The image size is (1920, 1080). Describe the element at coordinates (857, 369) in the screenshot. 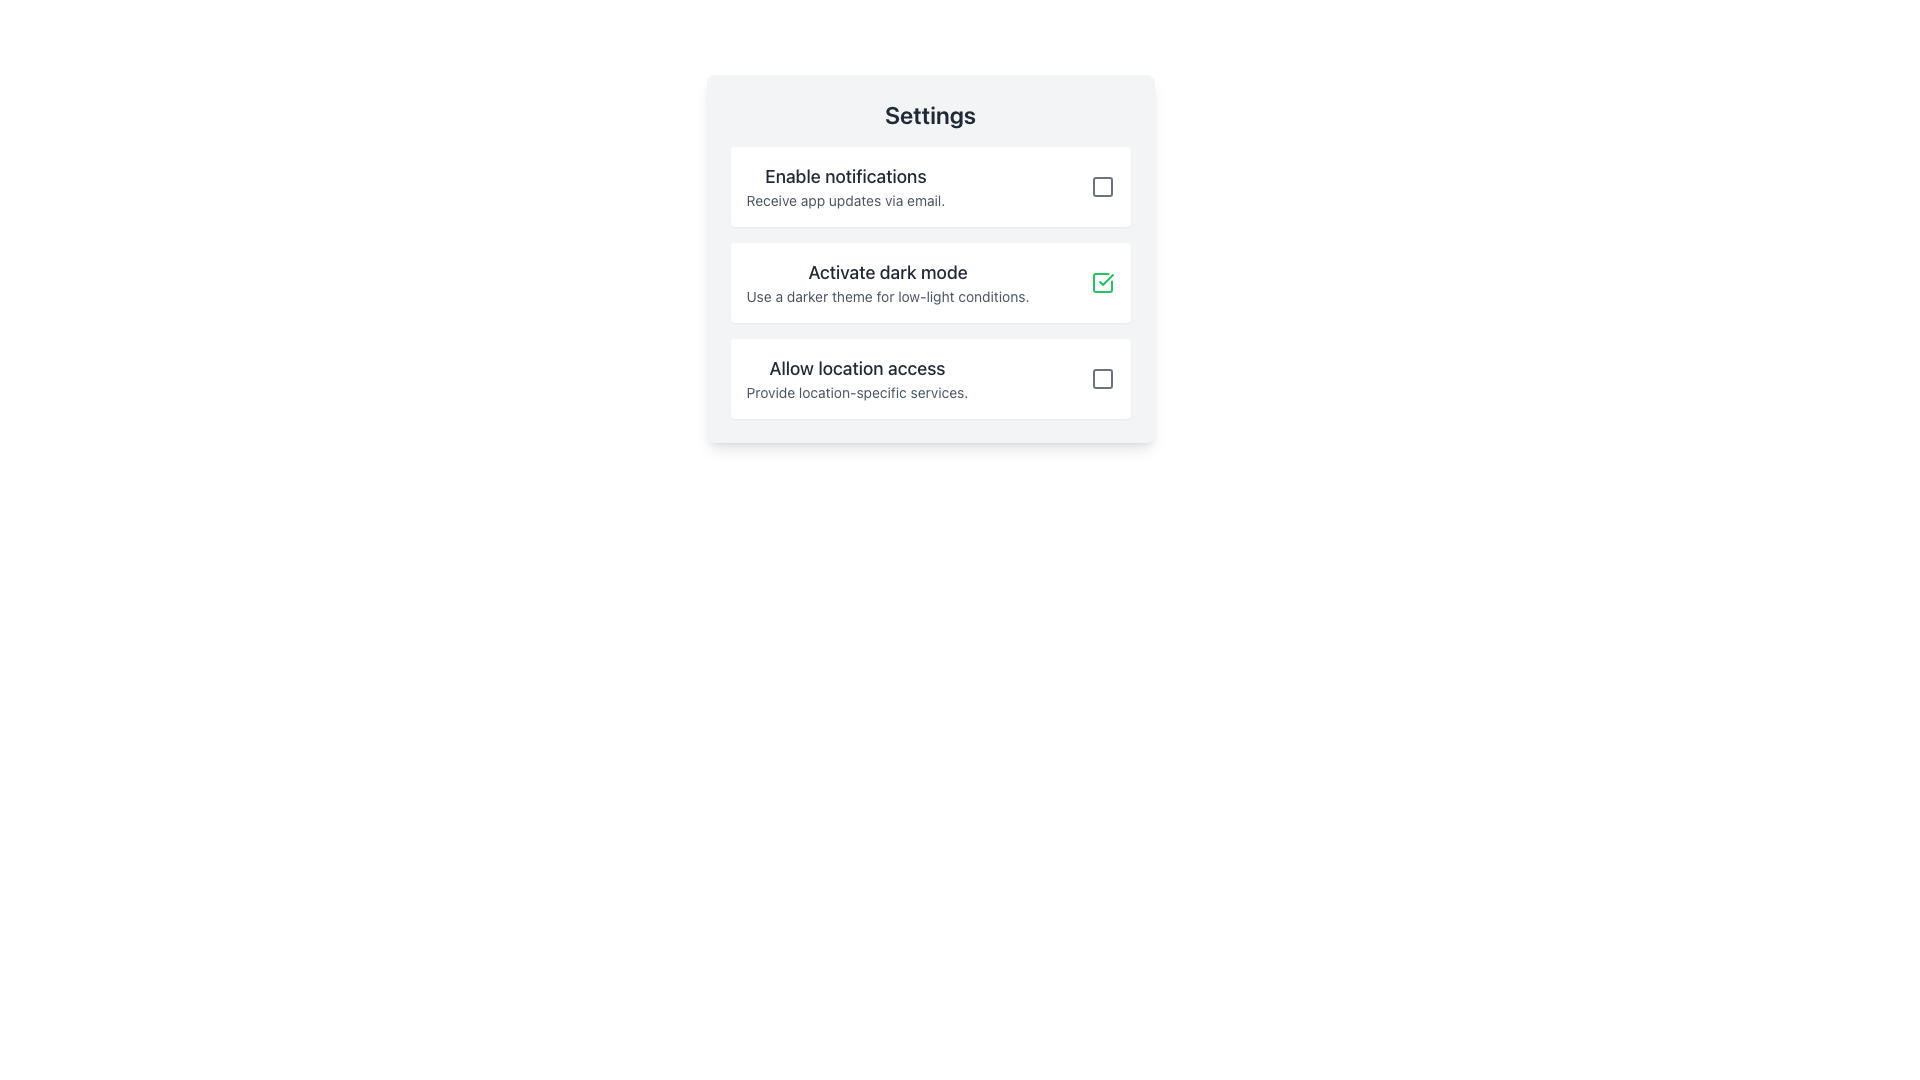

I see `the label that states 'Allow location access', which is styled with a larger font size and strong medium weight, located in the settings interface above the text 'Provide location-specific services'` at that location.